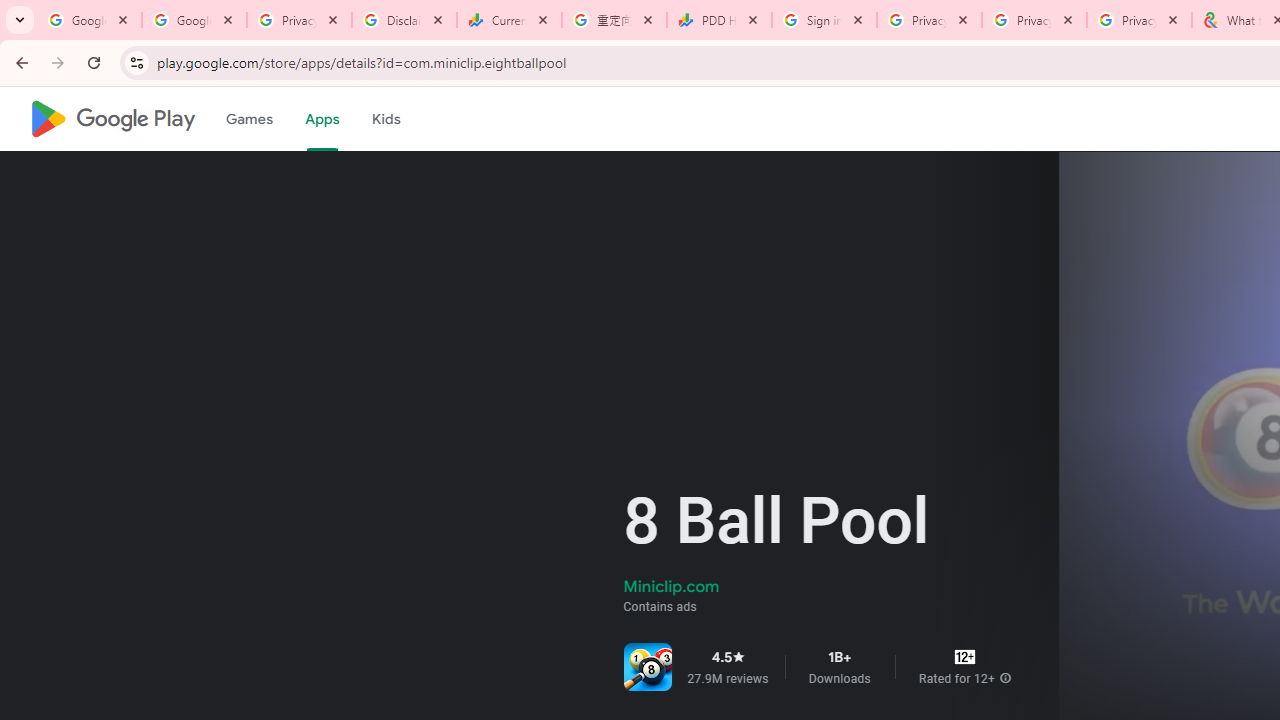  Describe the element at coordinates (1034, 20) in the screenshot. I see `'Privacy Checkup'` at that location.